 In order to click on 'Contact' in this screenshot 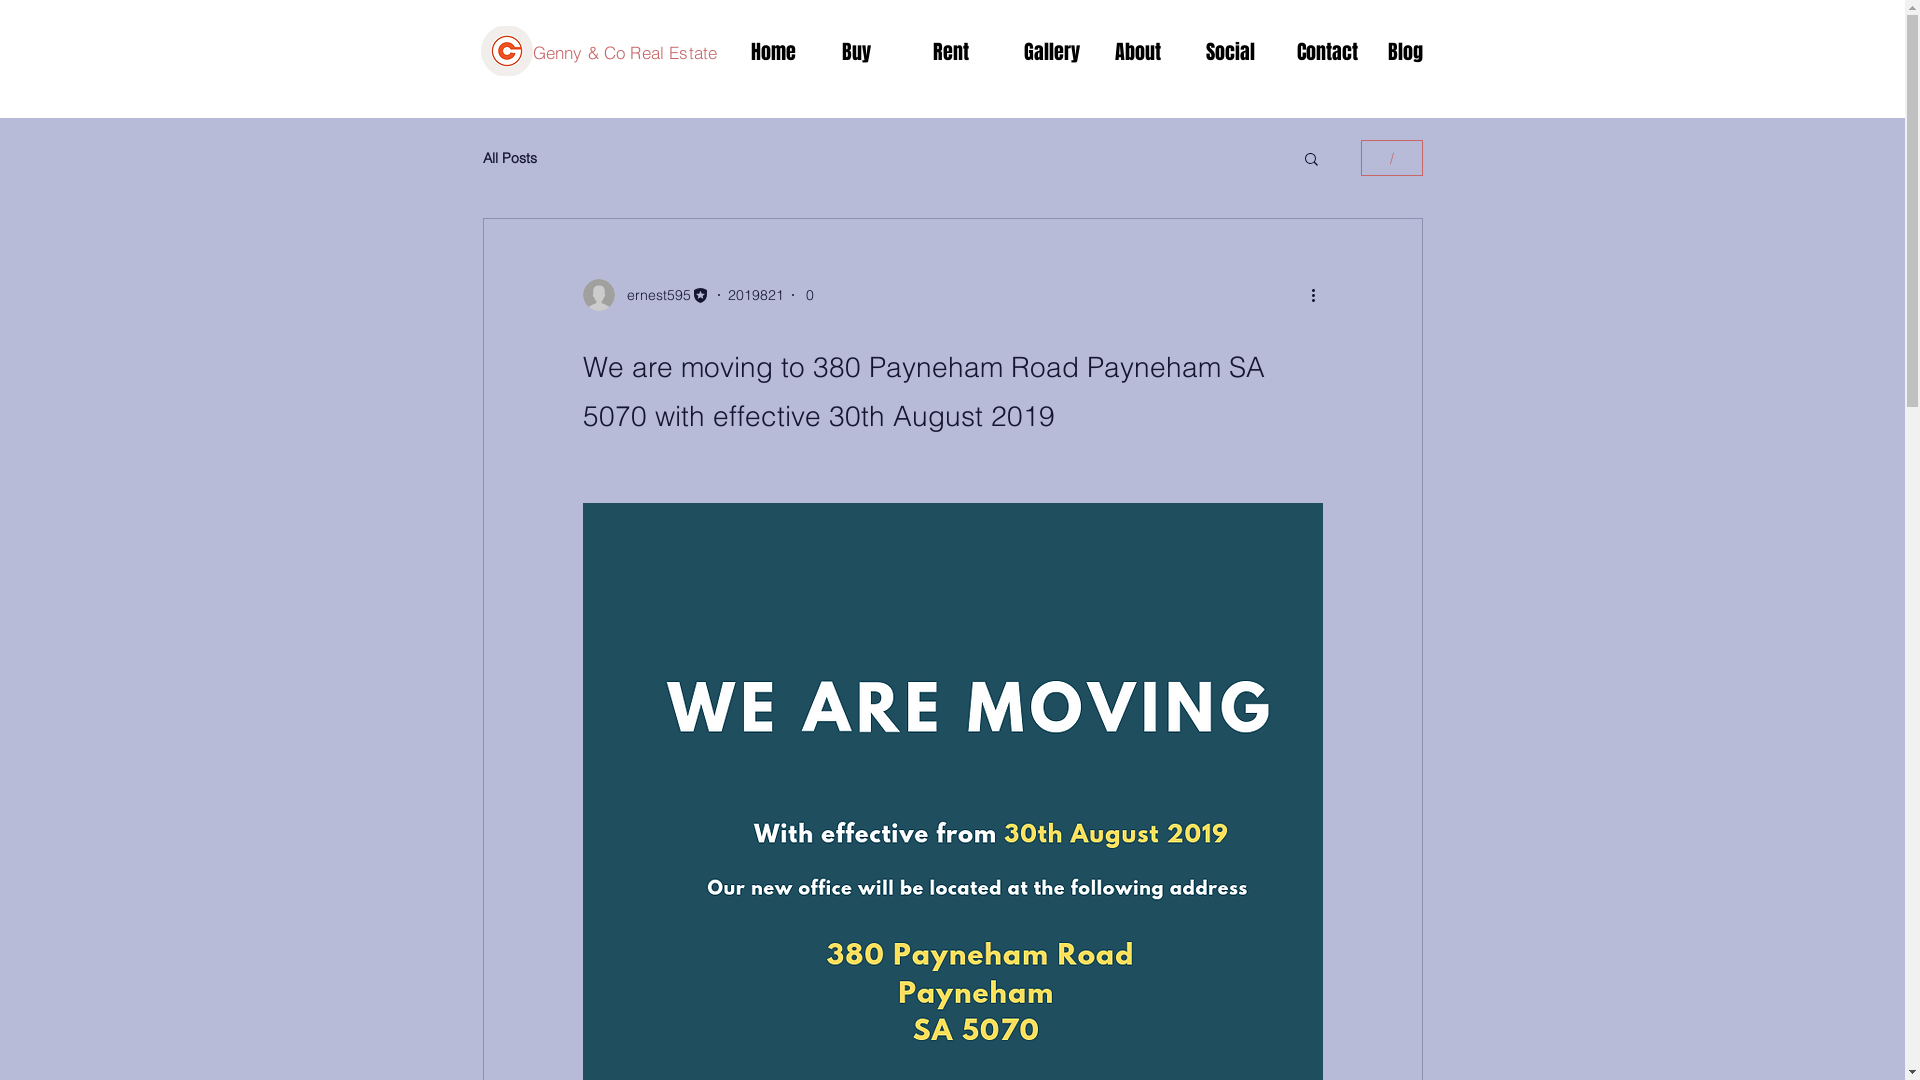, I will do `click(1281, 50)`.